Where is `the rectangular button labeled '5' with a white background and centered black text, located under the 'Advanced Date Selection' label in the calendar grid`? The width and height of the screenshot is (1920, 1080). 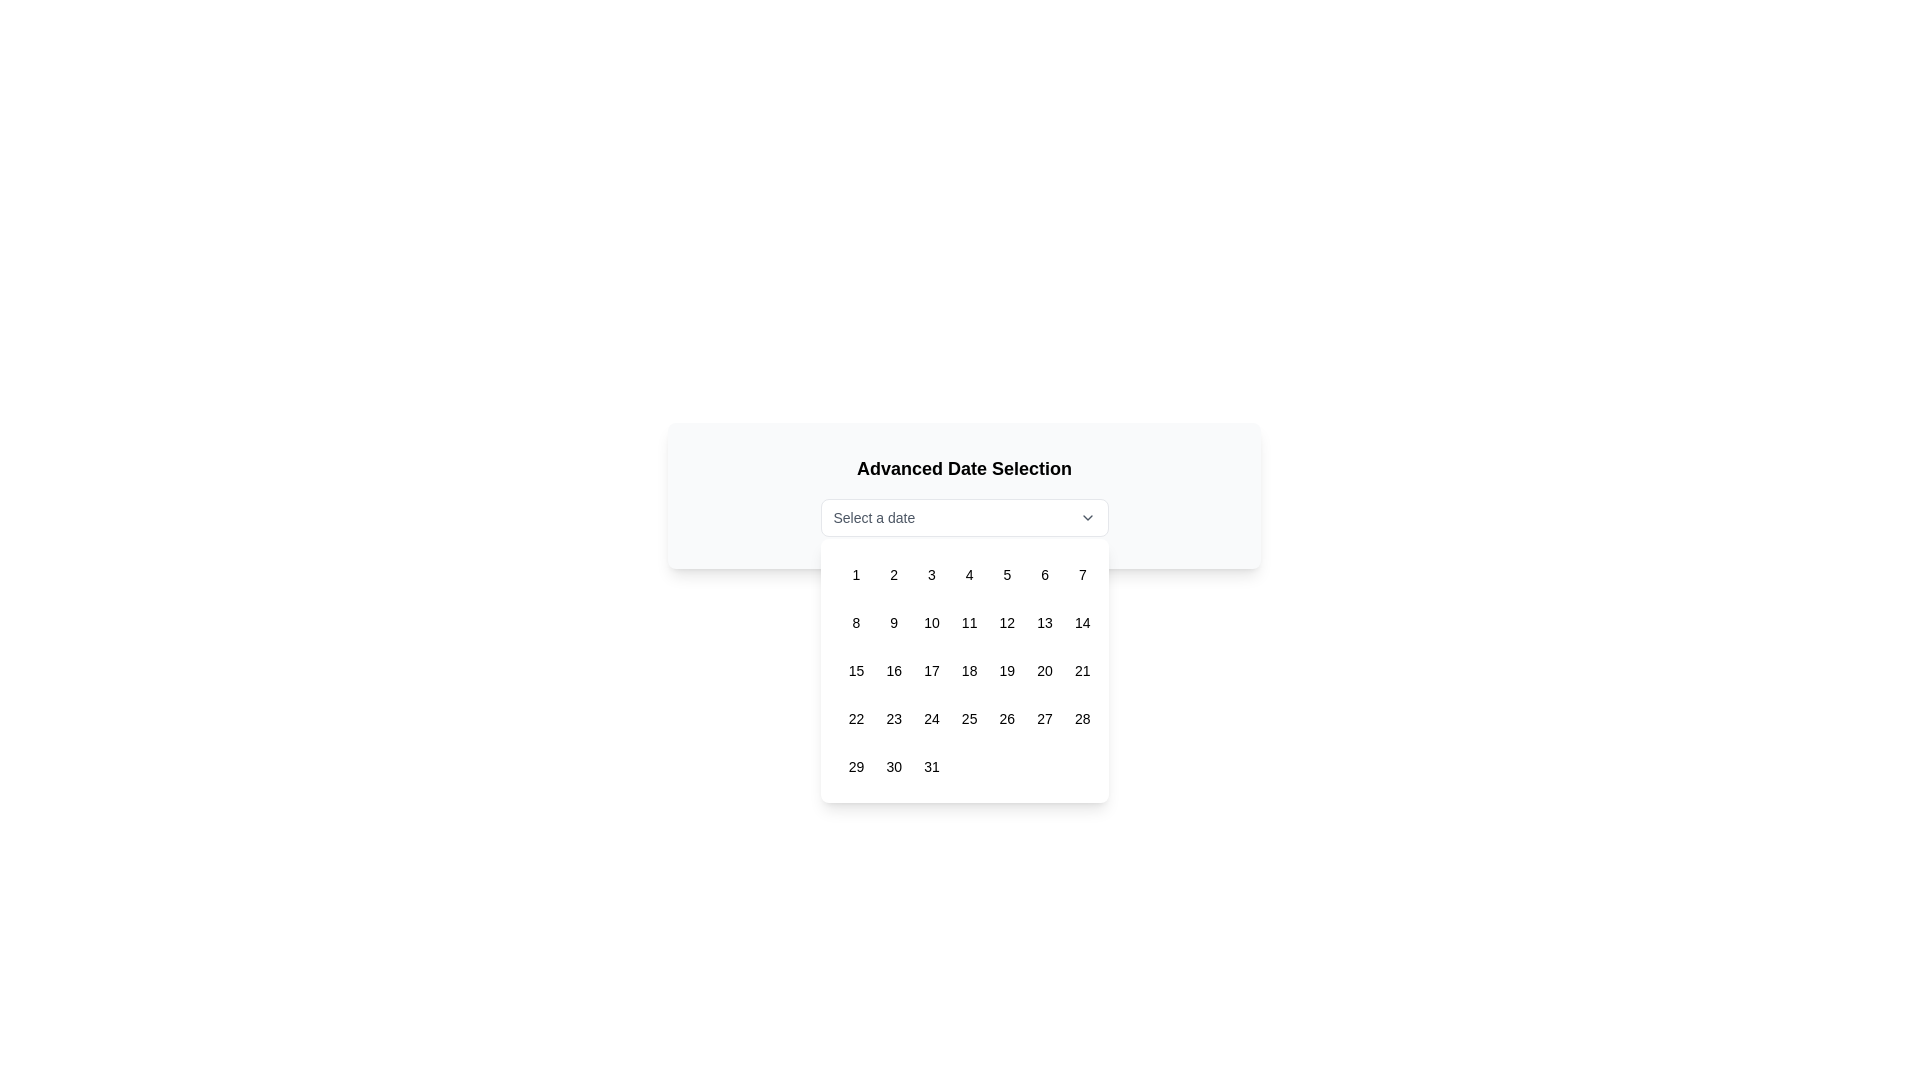
the rectangular button labeled '5' with a white background and centered black text, located under the 'Advanced Date Selection' label in the calendar grid is located at coordinates (1007, 574).